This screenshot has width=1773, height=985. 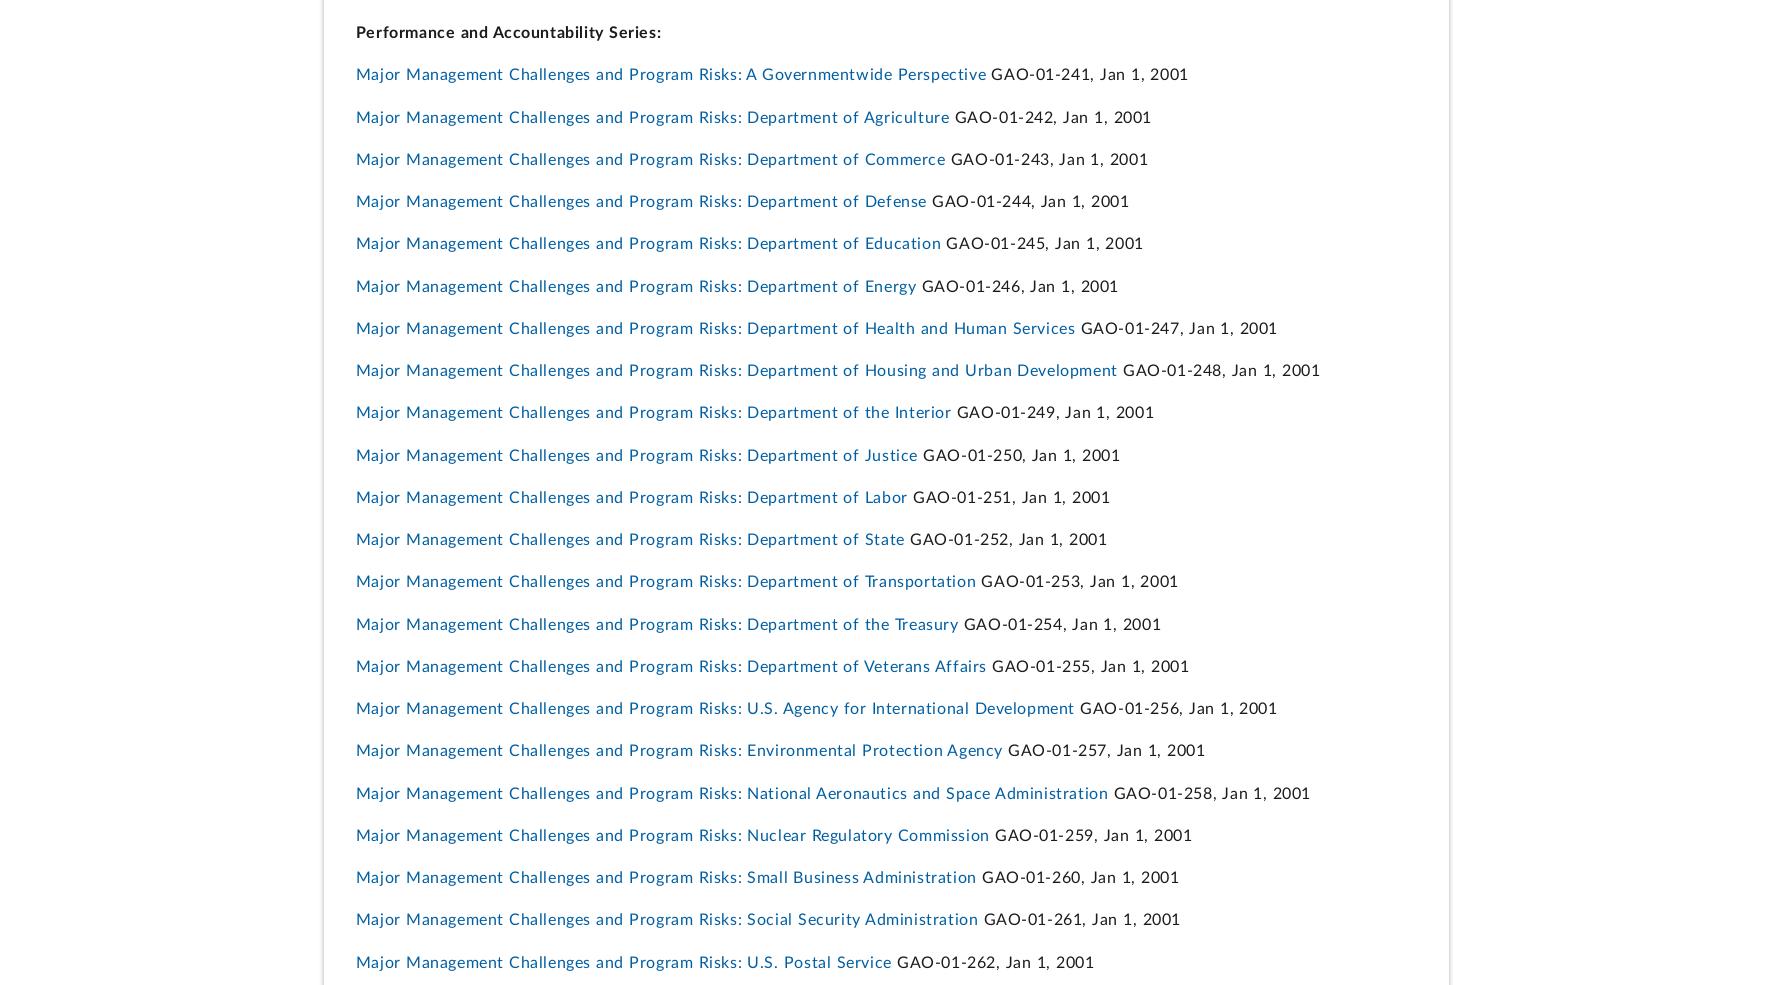 I want to click on 'Major Management Challenges and Program Risks: Social Security Administration', so click(x=665, y=919).